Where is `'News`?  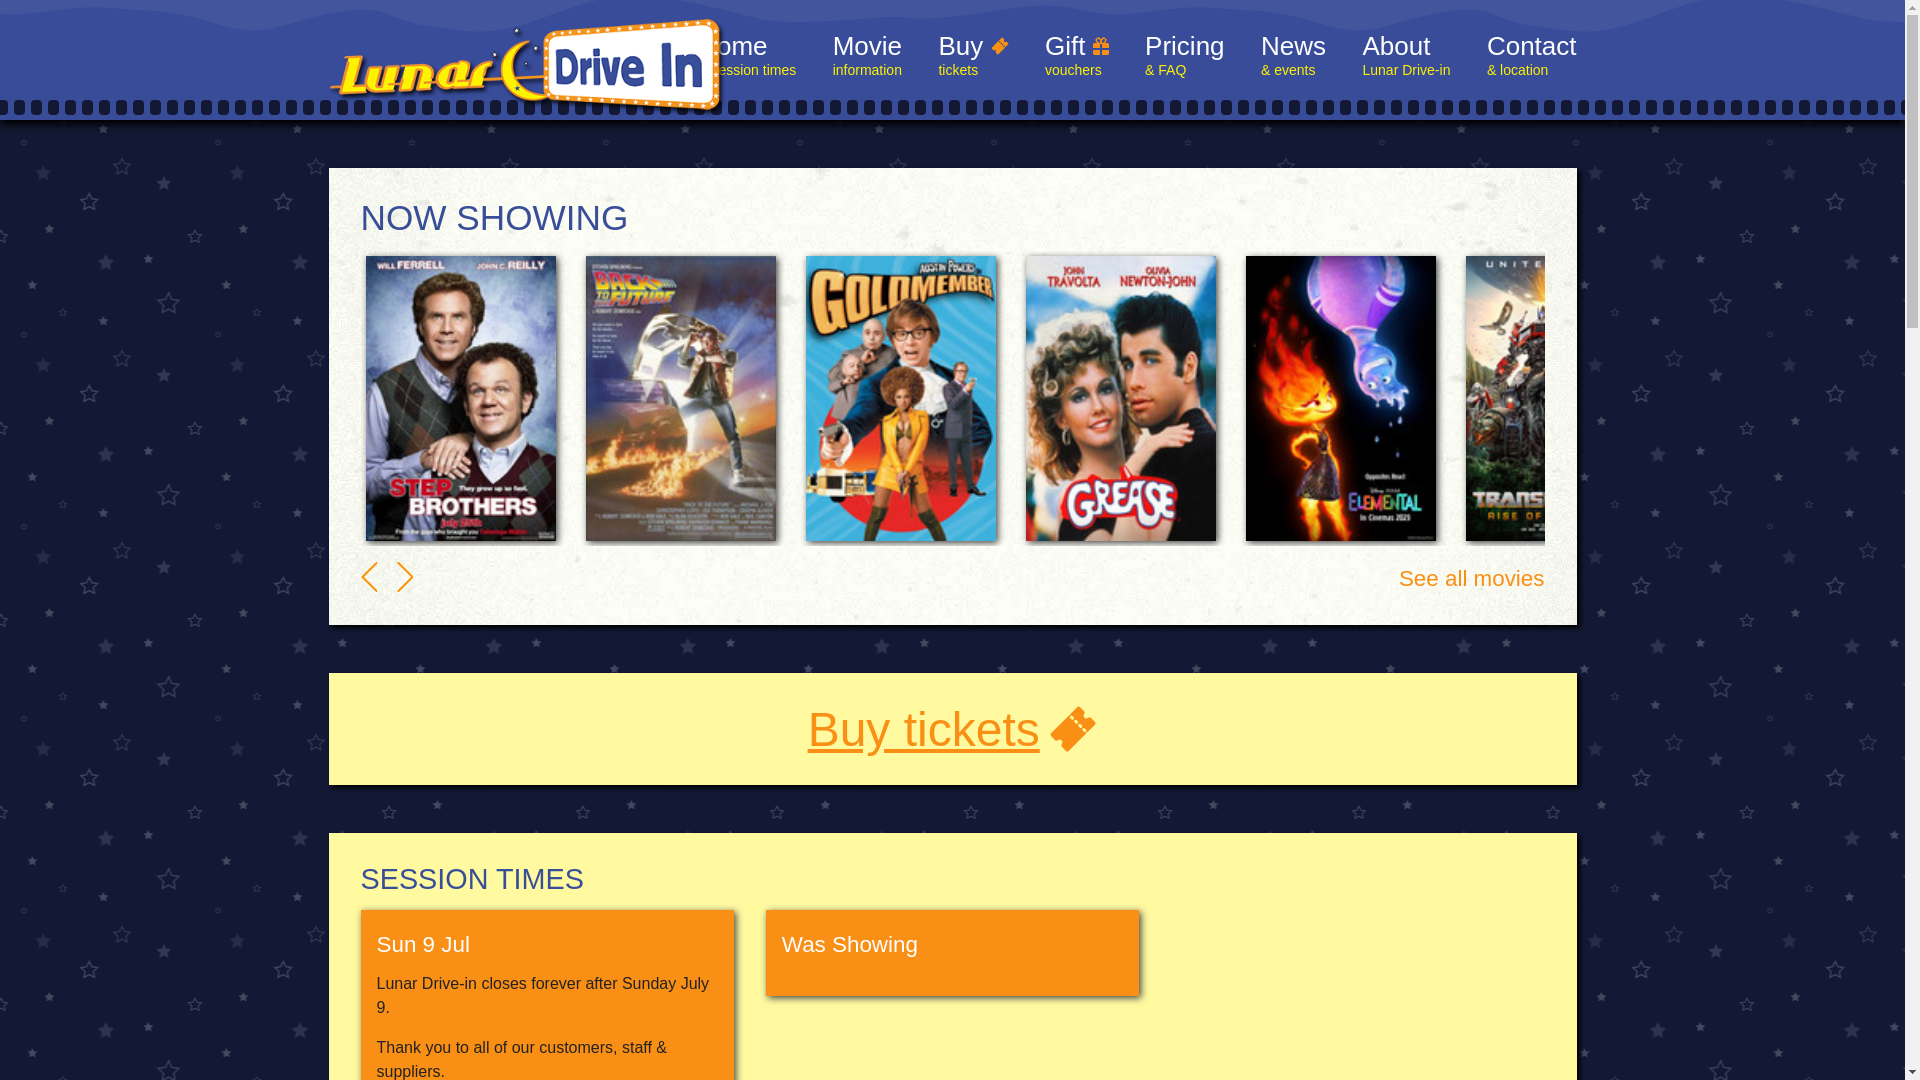
'News is located at coordinates (1260, 56).